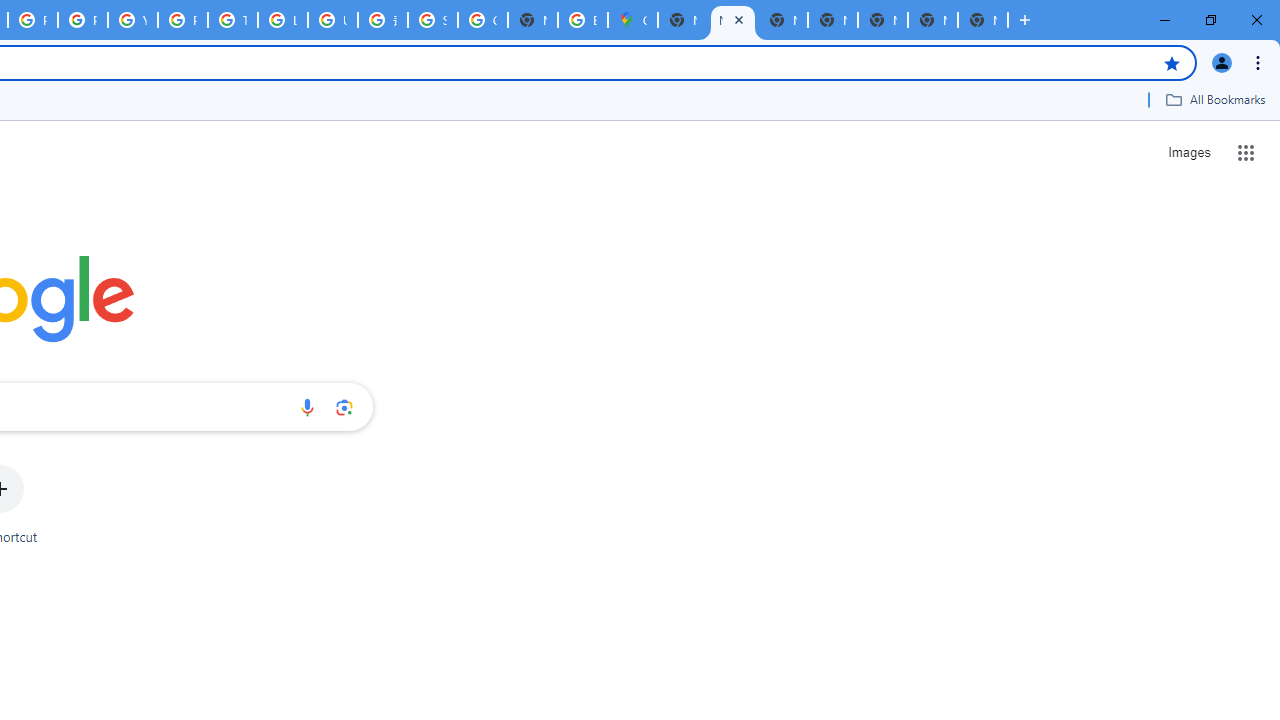 The width and height of the screenshot is (1280, 720). I want to click on 'Google Maps', so click(631, 20).